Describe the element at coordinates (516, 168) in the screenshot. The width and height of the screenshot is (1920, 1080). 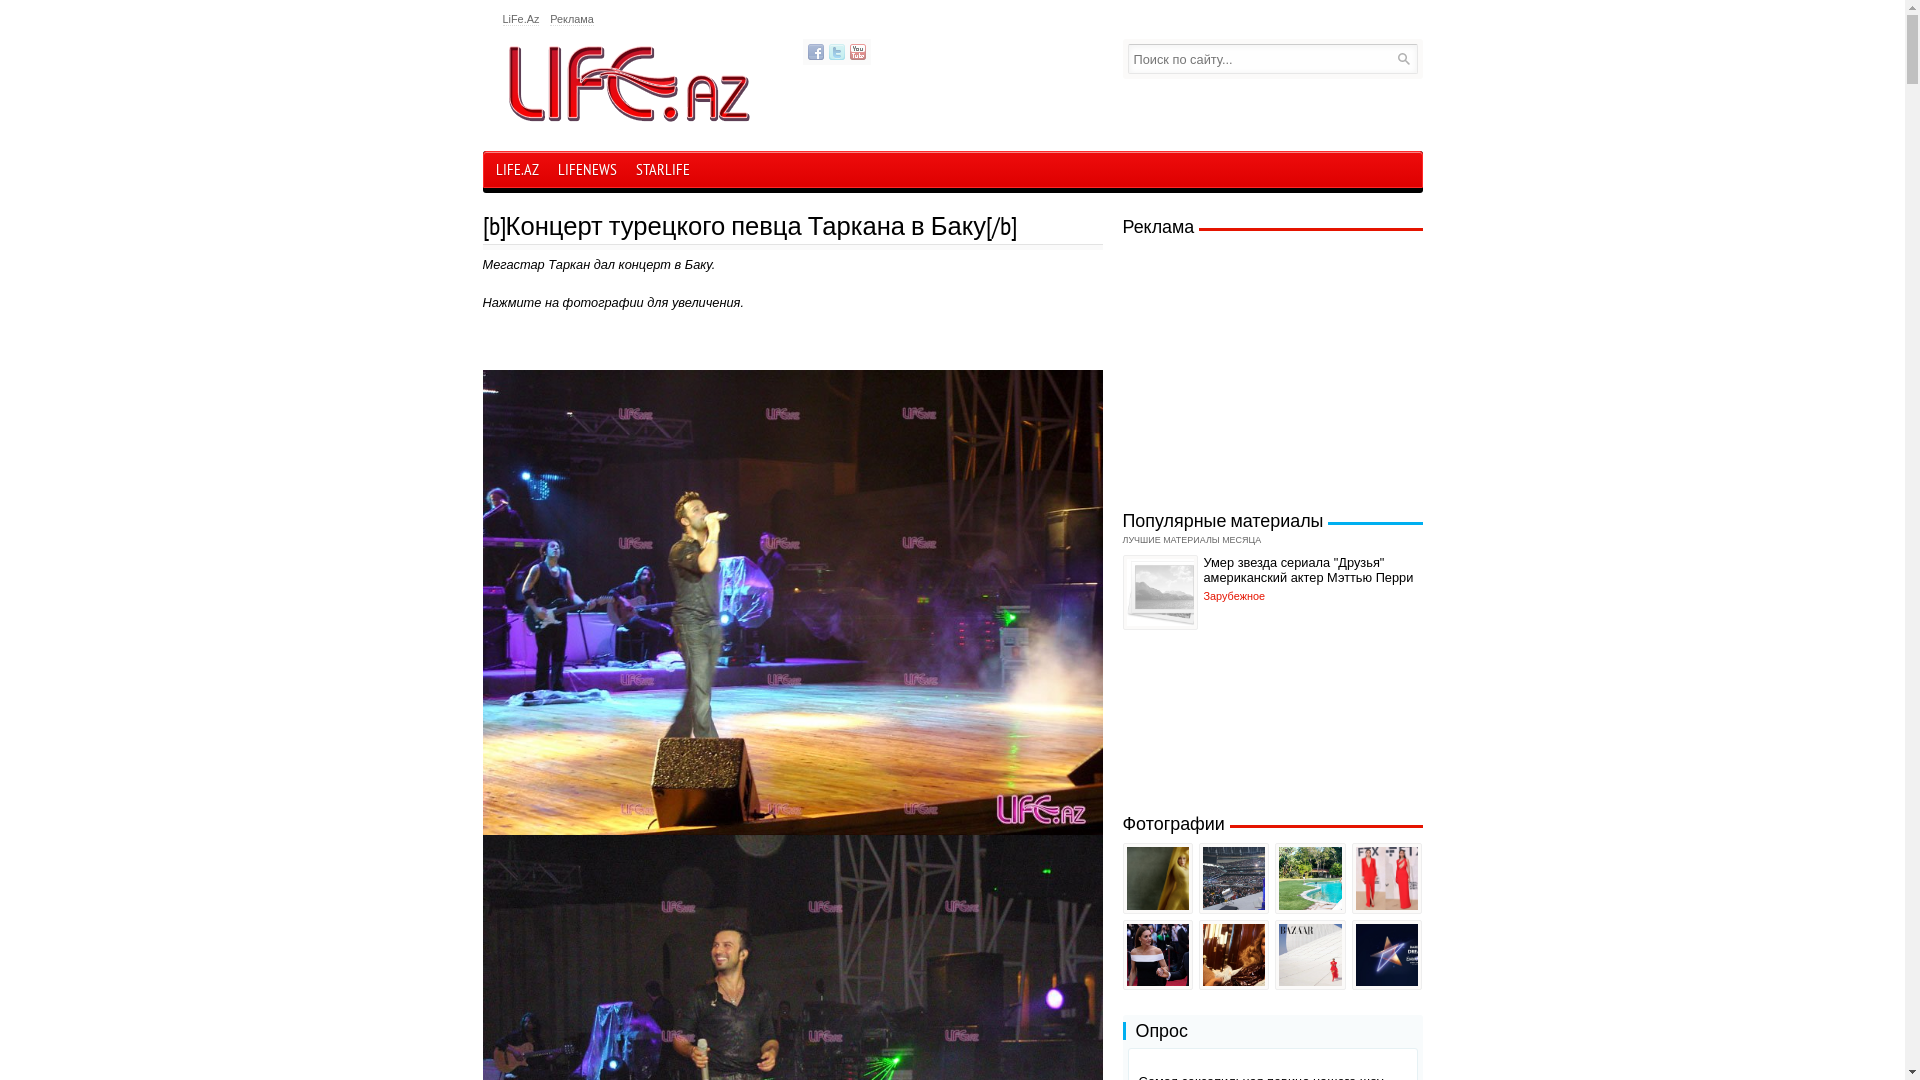
I see `'LIFE.AZ'` at that location.